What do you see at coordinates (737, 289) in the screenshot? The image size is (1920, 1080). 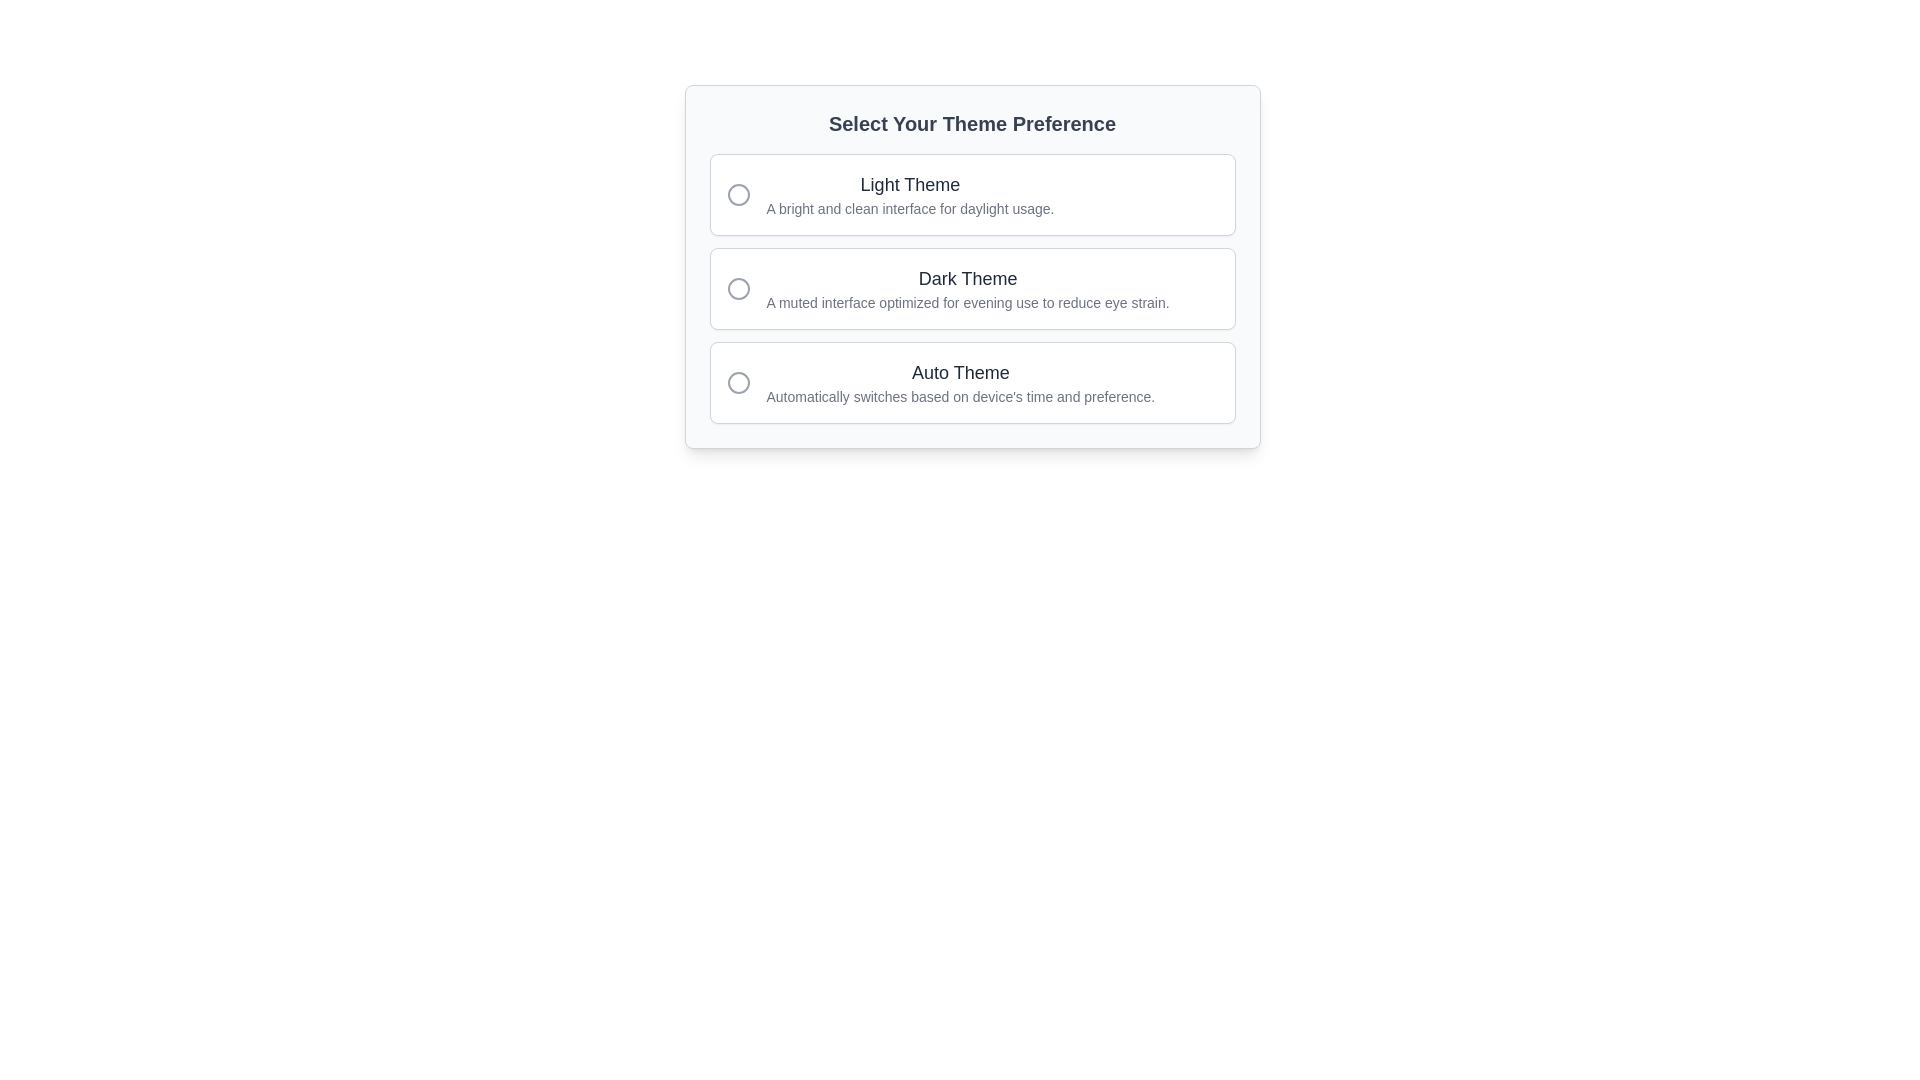 I see `the circle of the 'Dark Theme' radio button` at bounding box center [737, 289].